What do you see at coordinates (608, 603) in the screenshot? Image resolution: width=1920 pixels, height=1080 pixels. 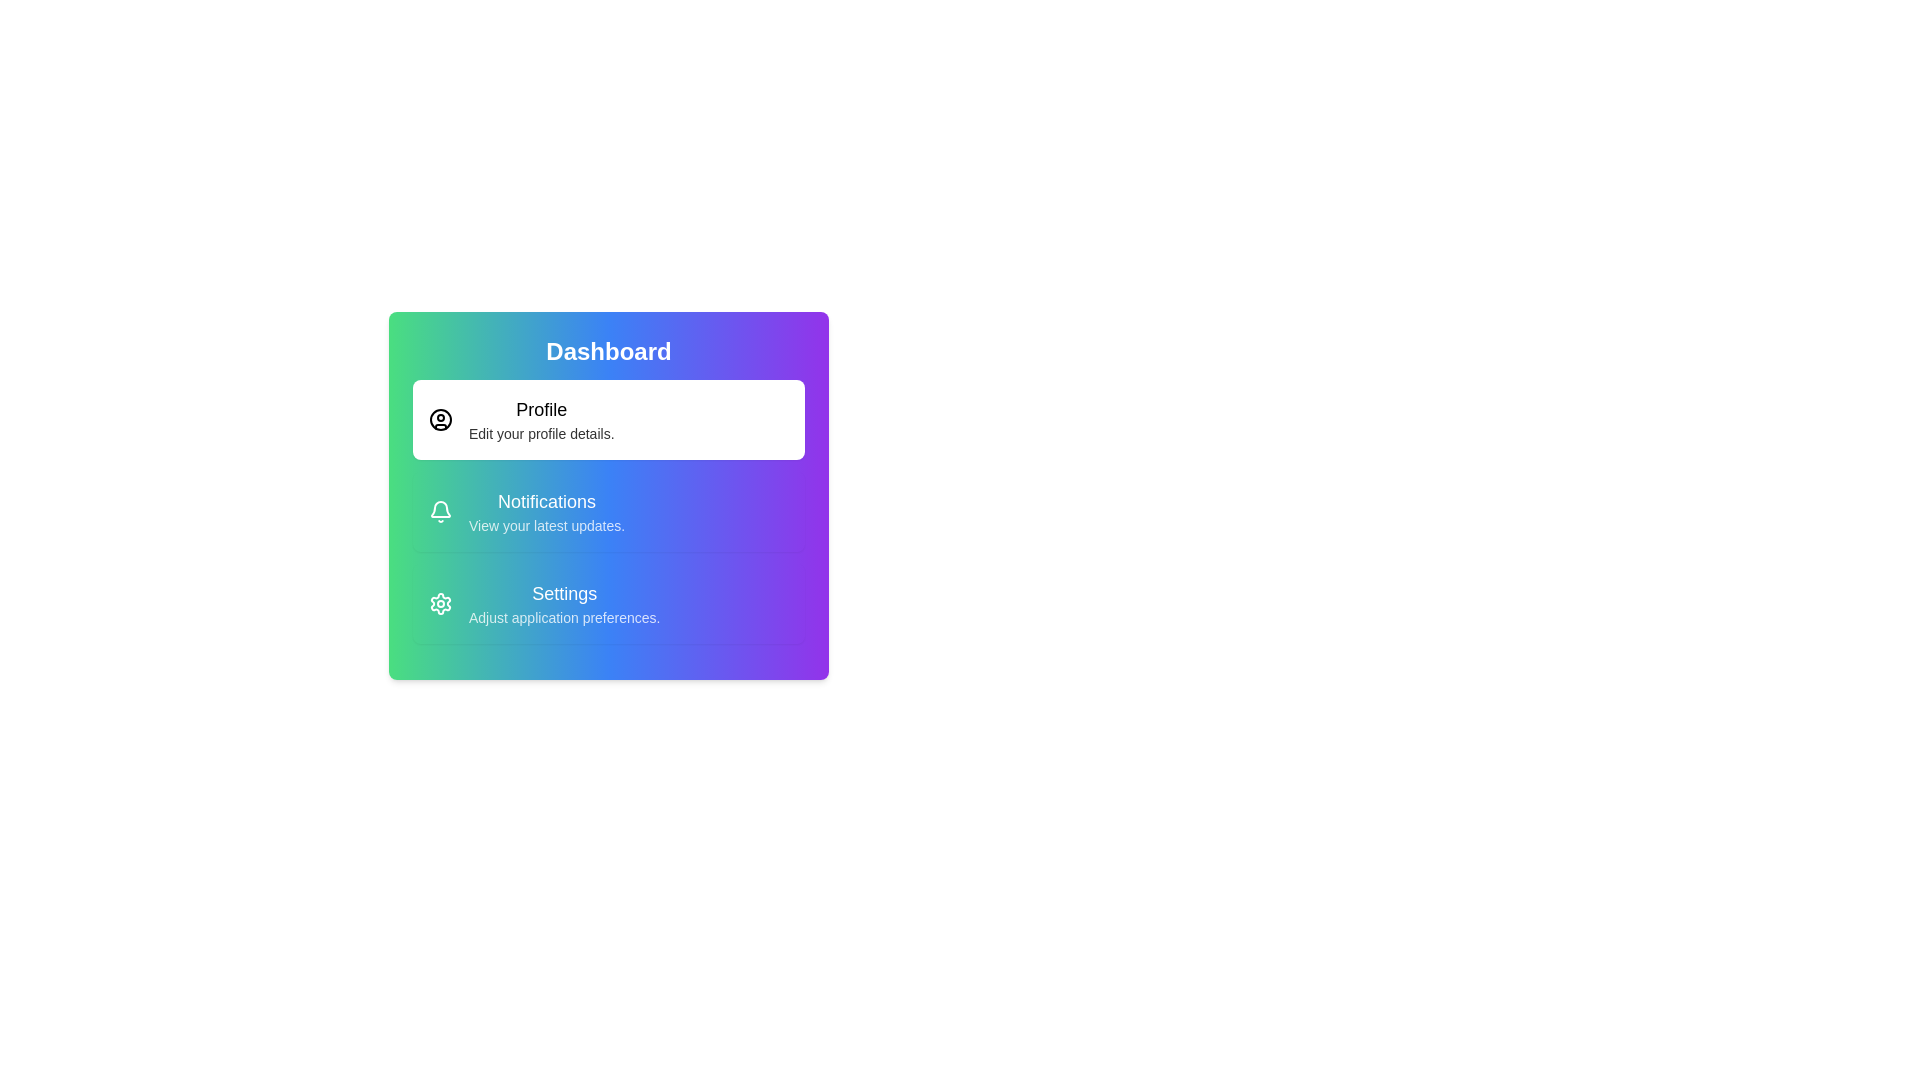 I see `the menu option Settings` at bounding box center [608, 603].